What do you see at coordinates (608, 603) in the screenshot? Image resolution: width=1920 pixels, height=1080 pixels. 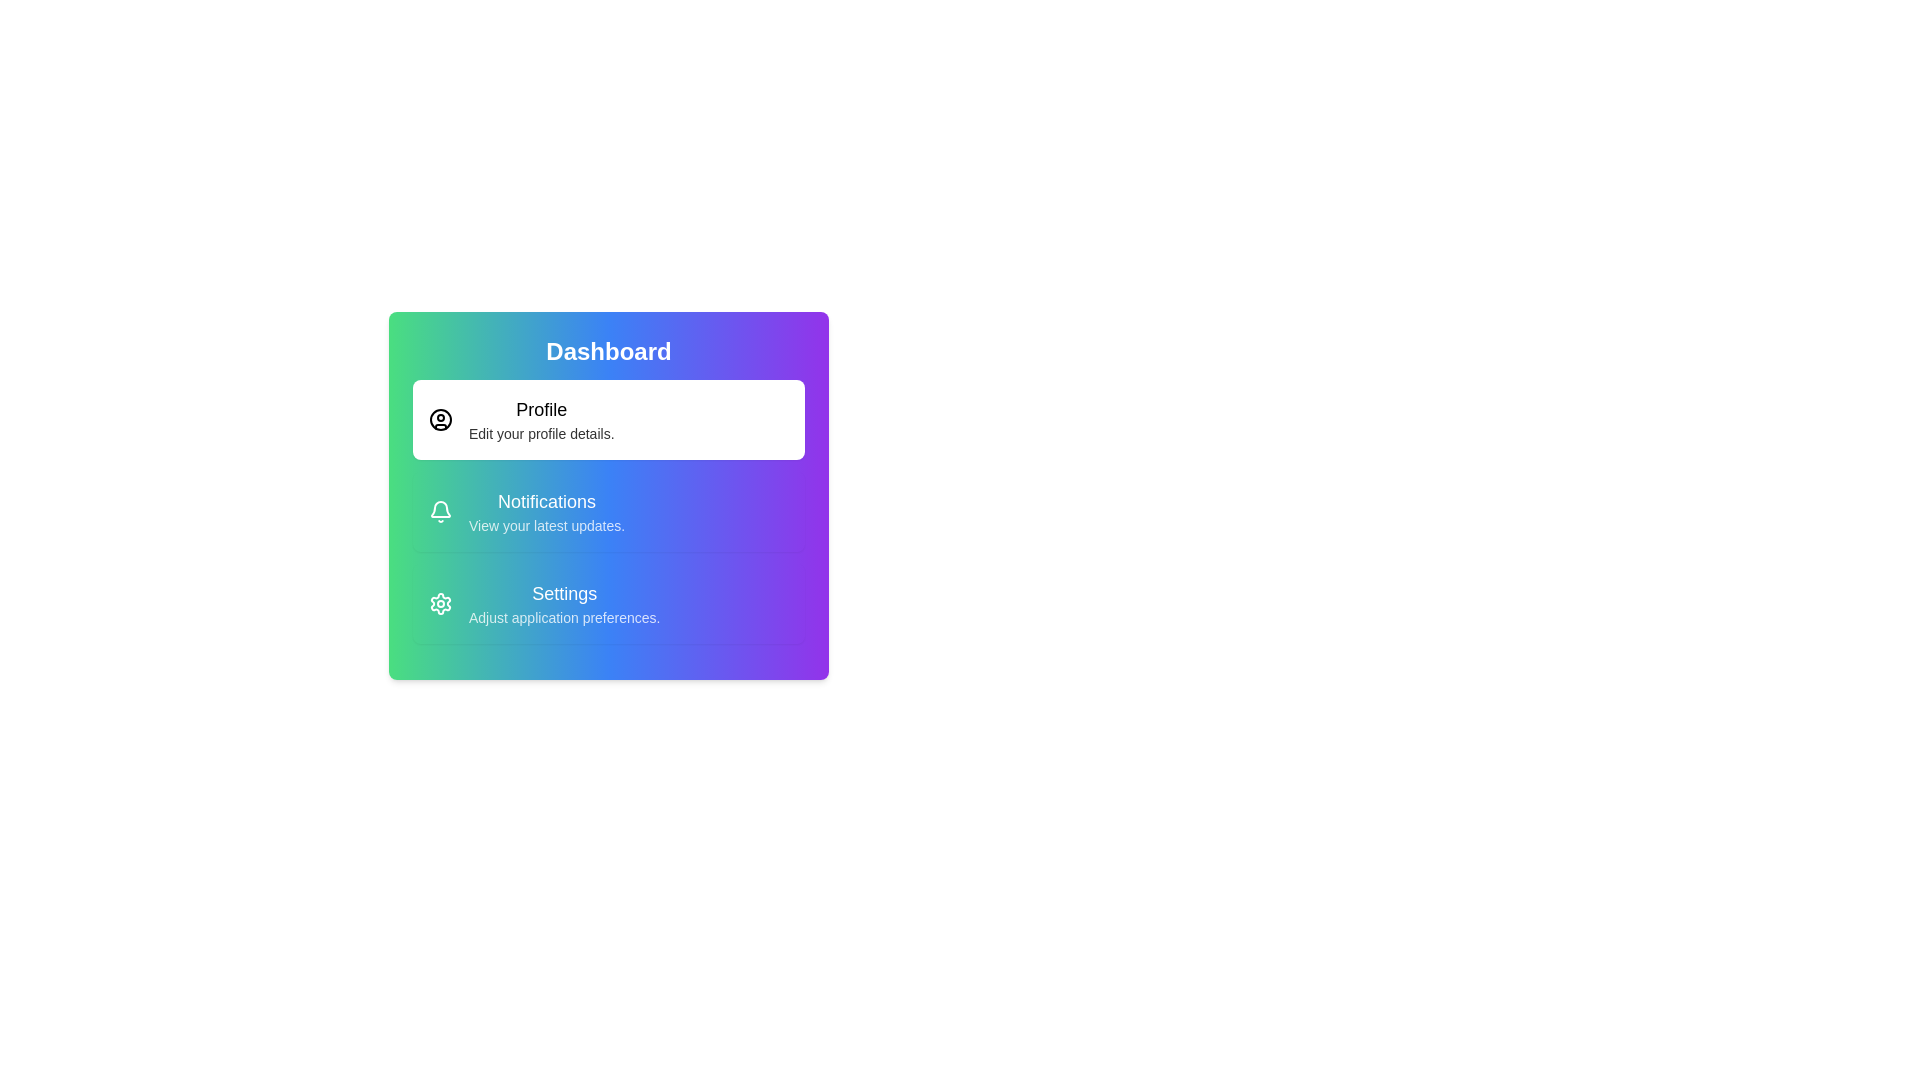 I see `the menu option Settings` at bounding box center [608, 603].